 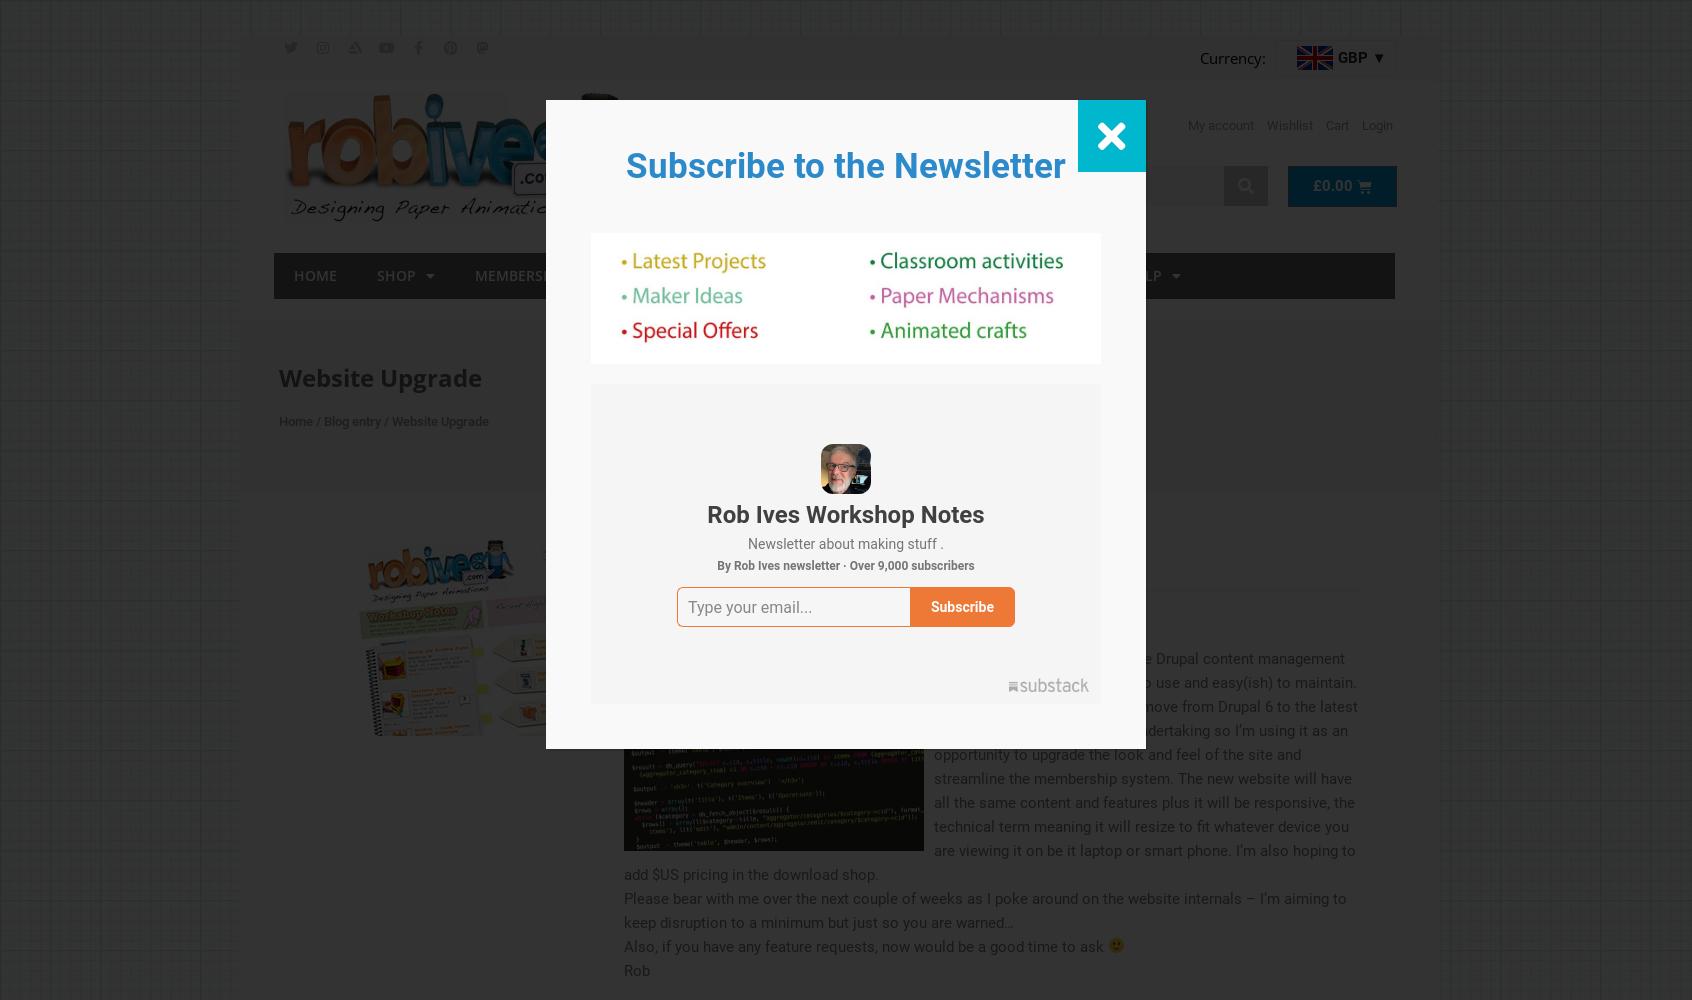 I want to click on 'Login', so click(x=1376, y=125).